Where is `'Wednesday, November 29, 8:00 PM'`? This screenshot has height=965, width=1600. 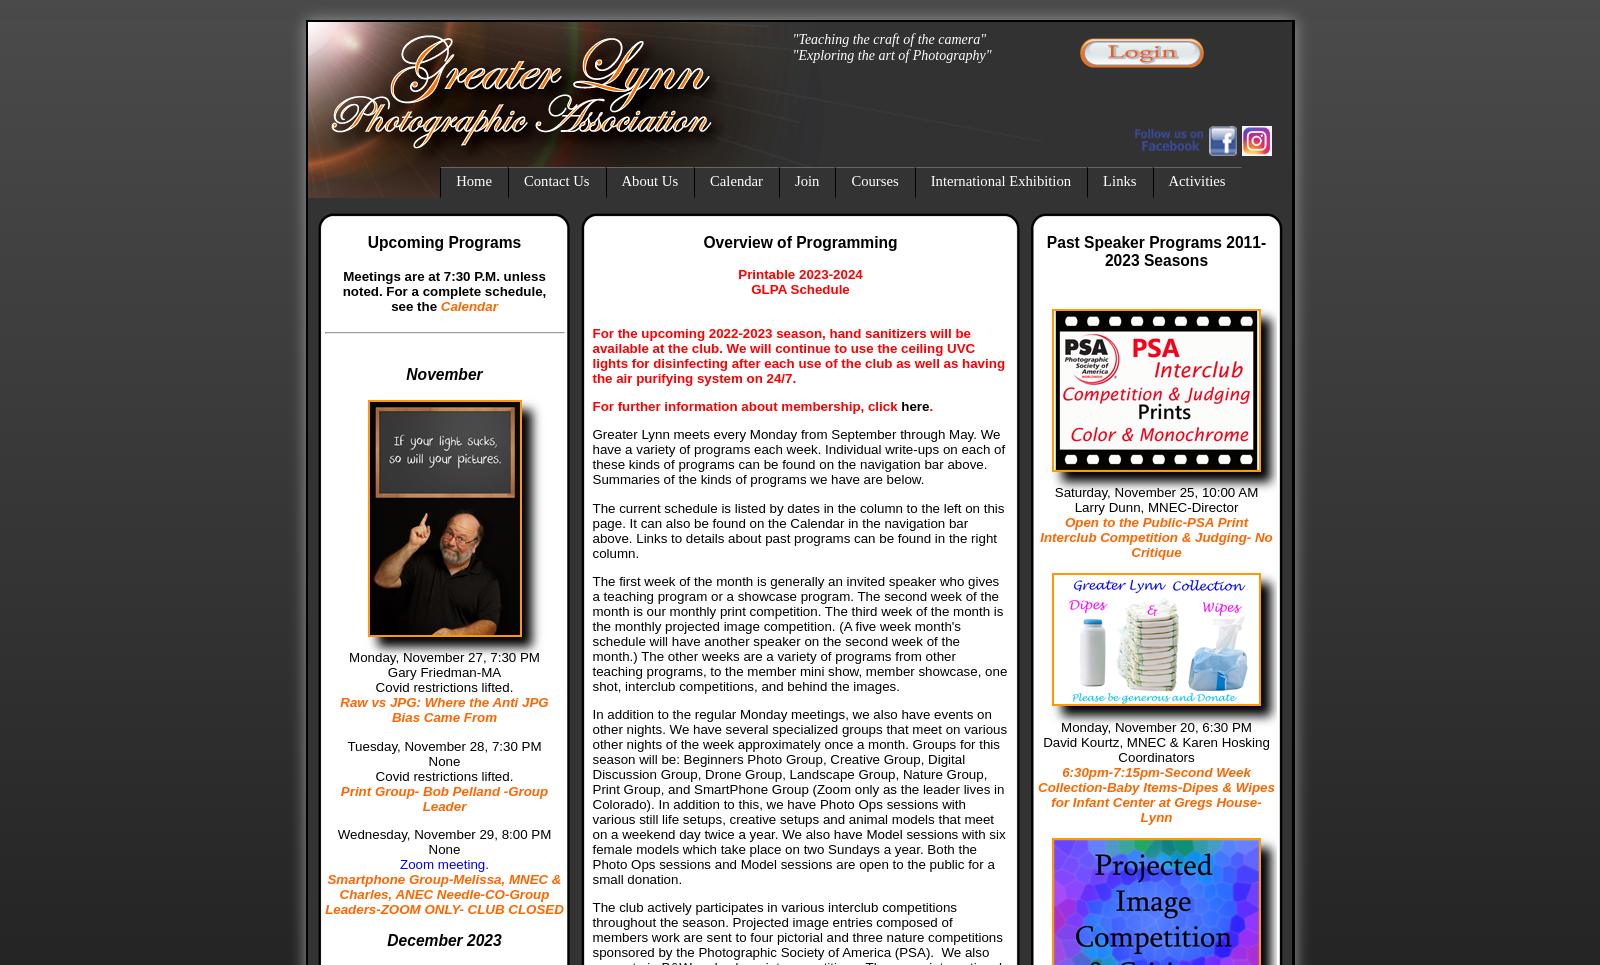 'Wednesday, November 29, 8:00 PM' is located at coordinates (443, 832).